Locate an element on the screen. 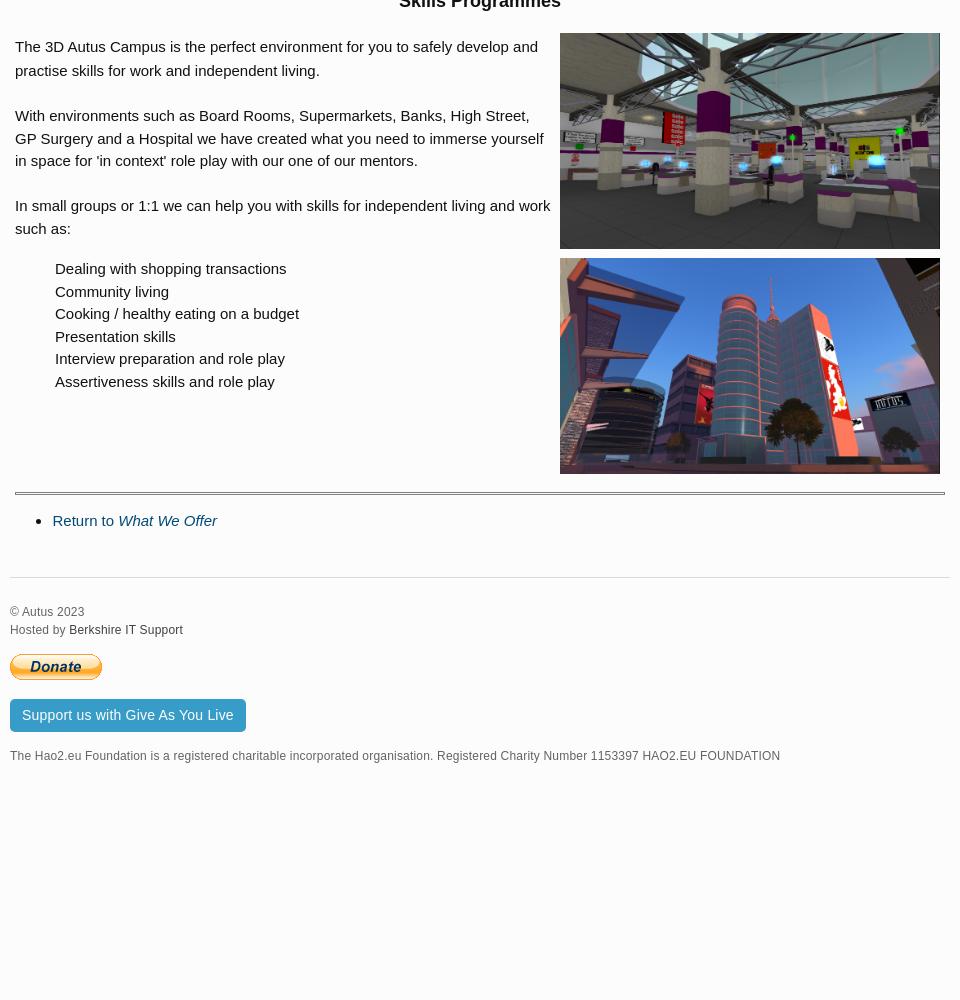  'In small groups or 1:1 we can help you with skills for independent living and work such as:' is located at coordinates (281, 215).